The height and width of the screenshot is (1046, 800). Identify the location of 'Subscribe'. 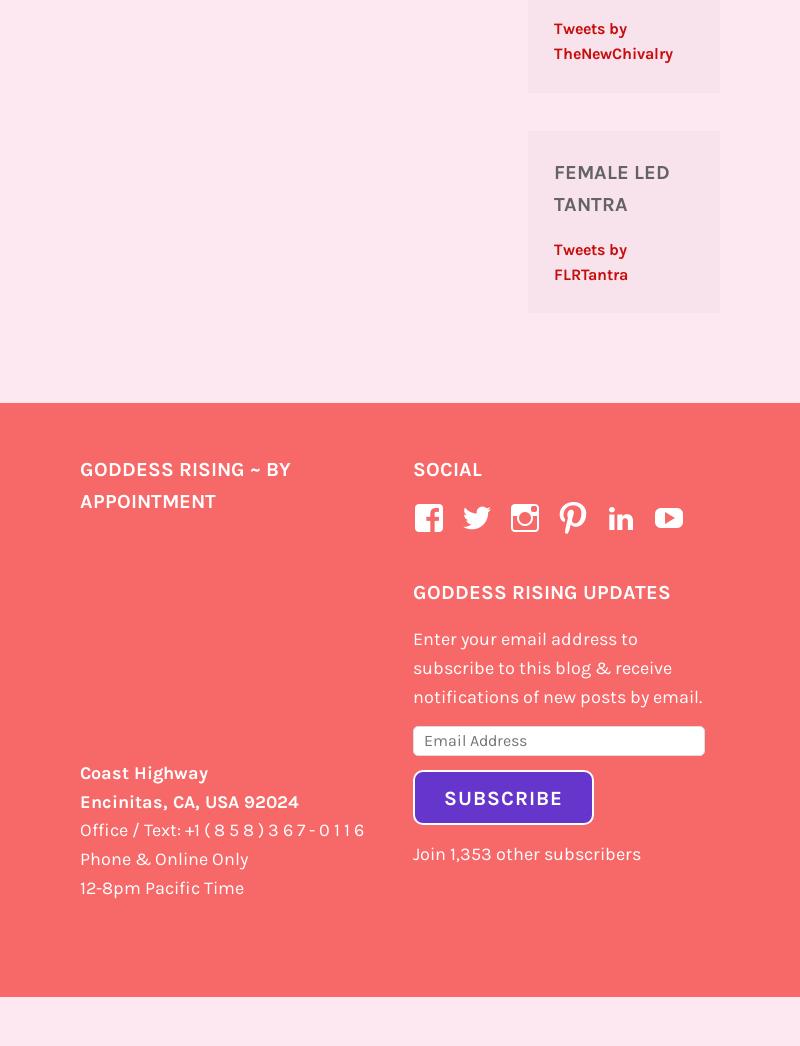
(501, 797).